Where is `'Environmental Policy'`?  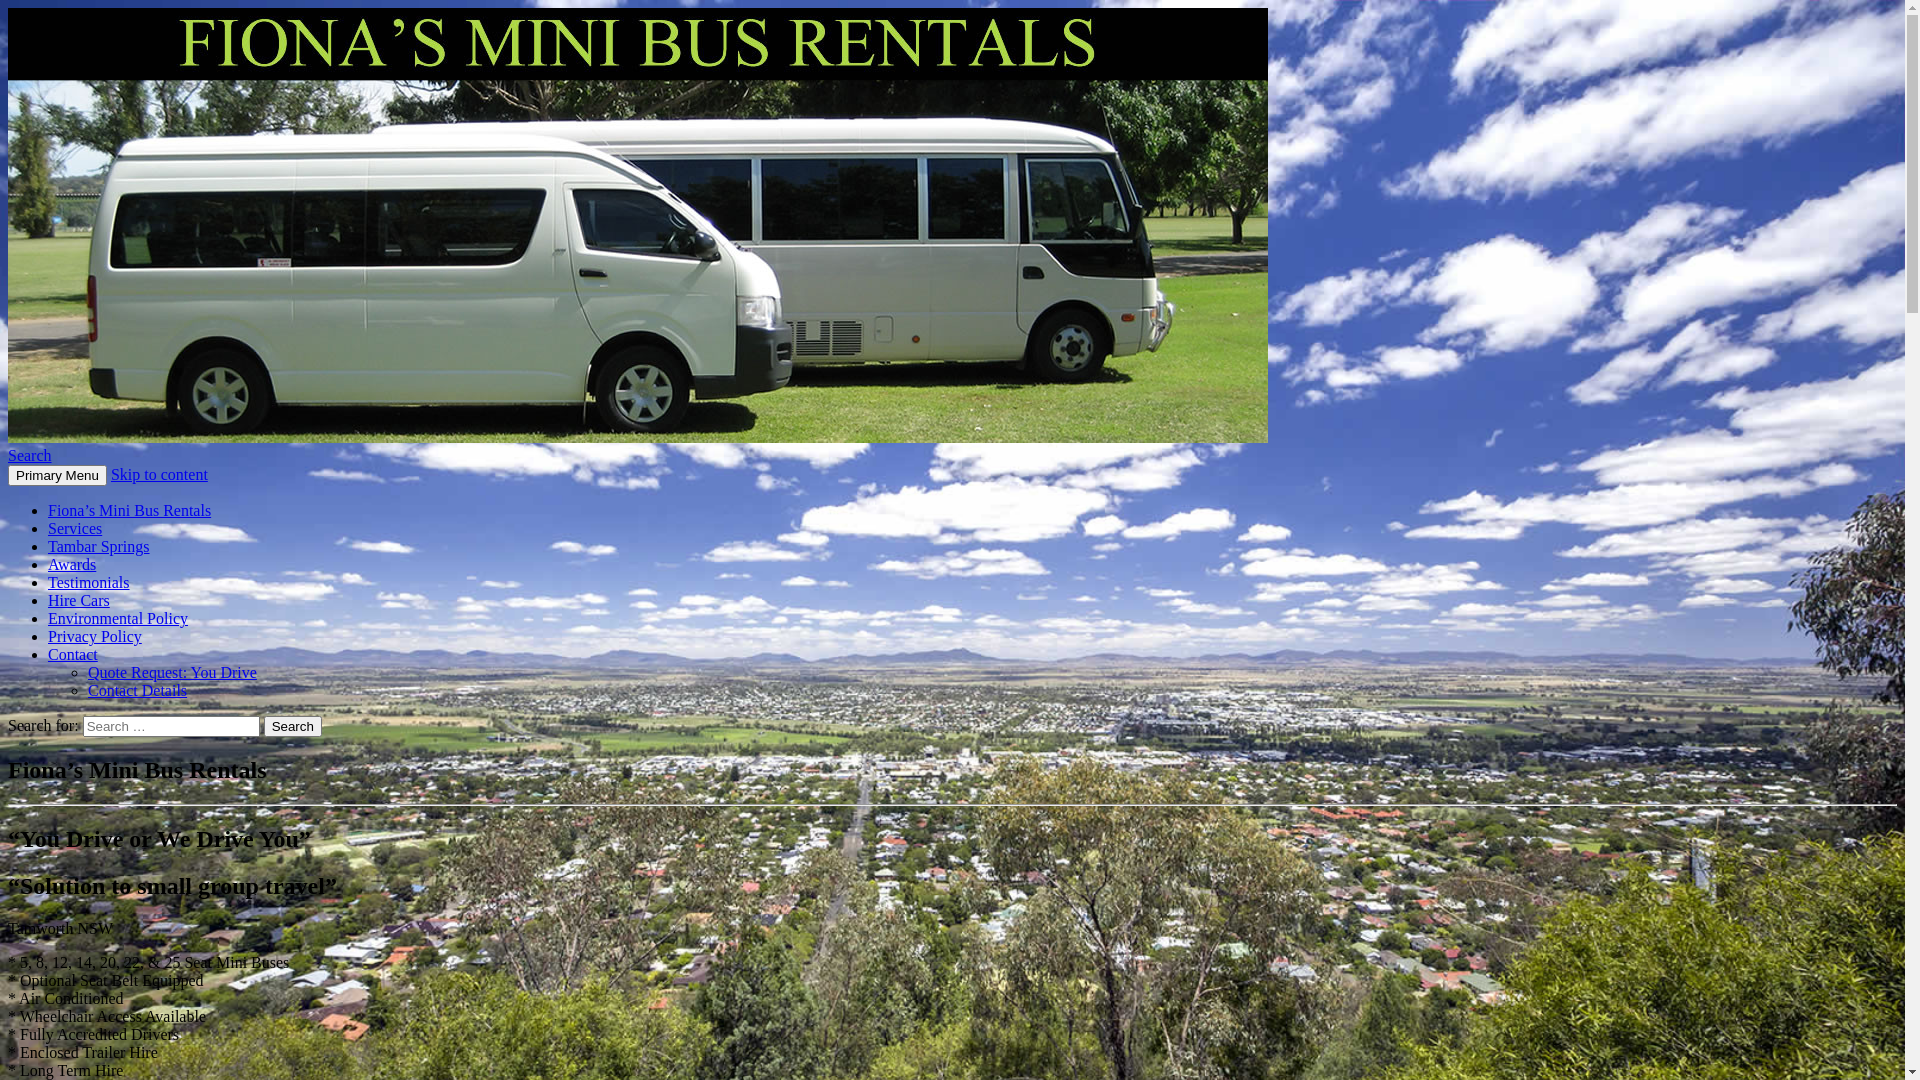
'Environmental Policy' is located at coordinates (48, 617).